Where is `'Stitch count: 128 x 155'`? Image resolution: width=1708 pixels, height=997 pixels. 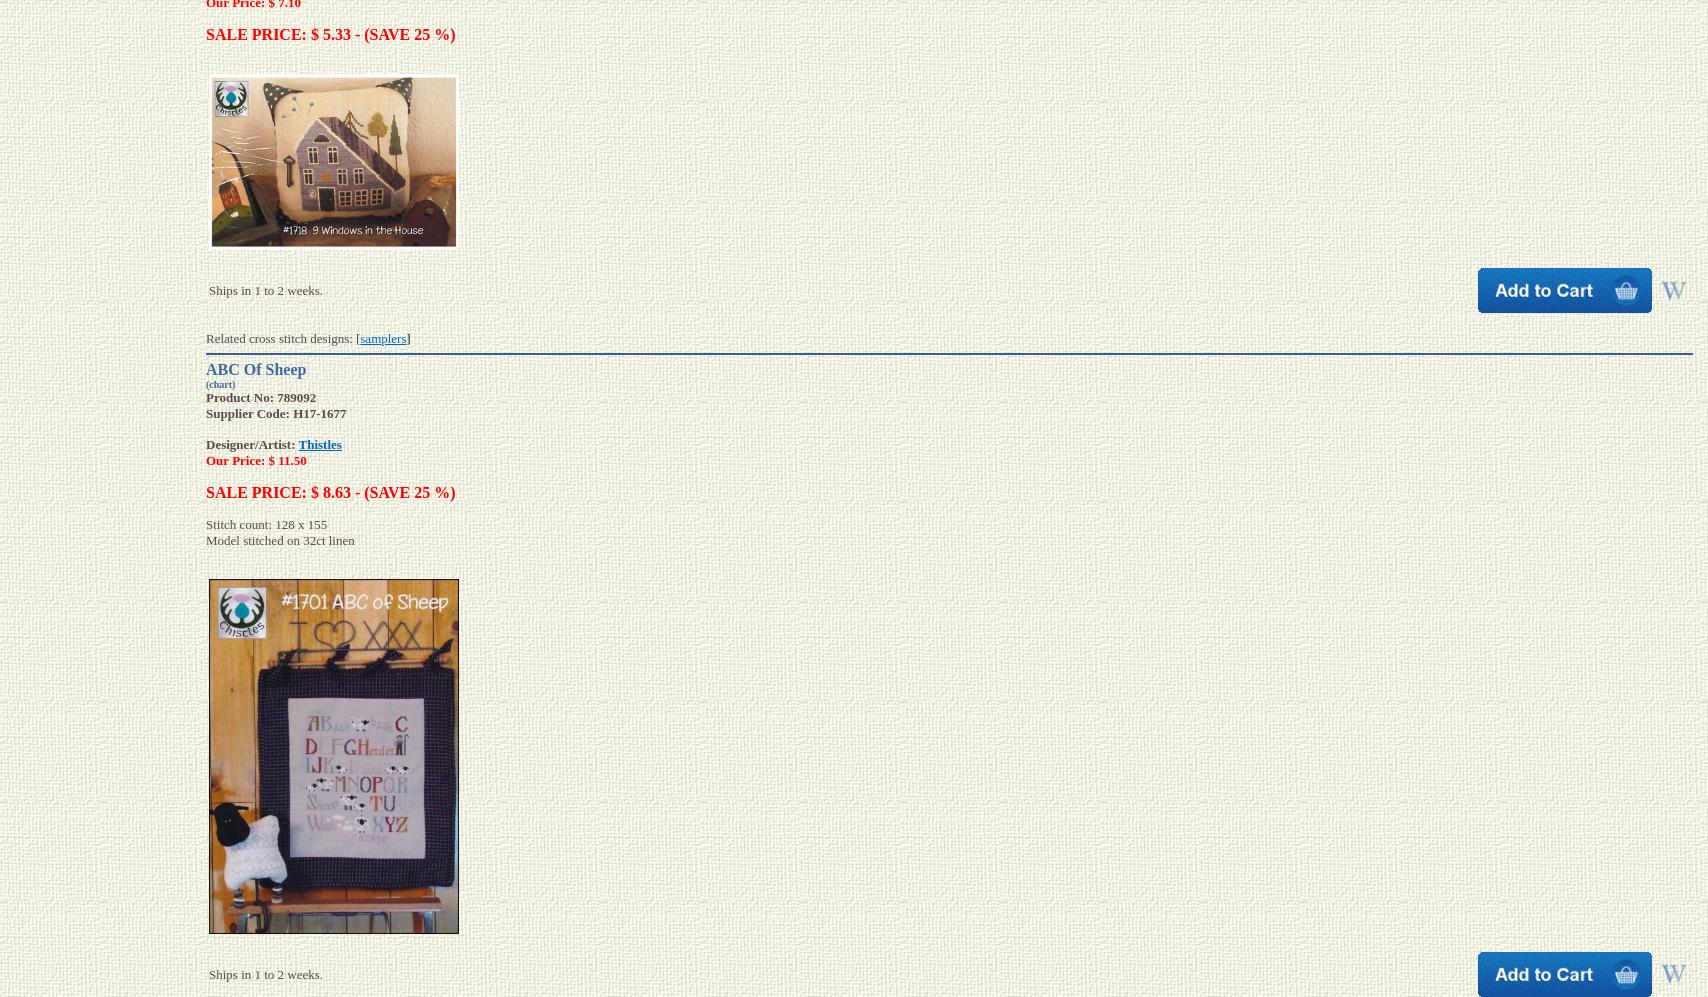
'Stitch count: 128 x 155' is located at coordinates (266, 523).